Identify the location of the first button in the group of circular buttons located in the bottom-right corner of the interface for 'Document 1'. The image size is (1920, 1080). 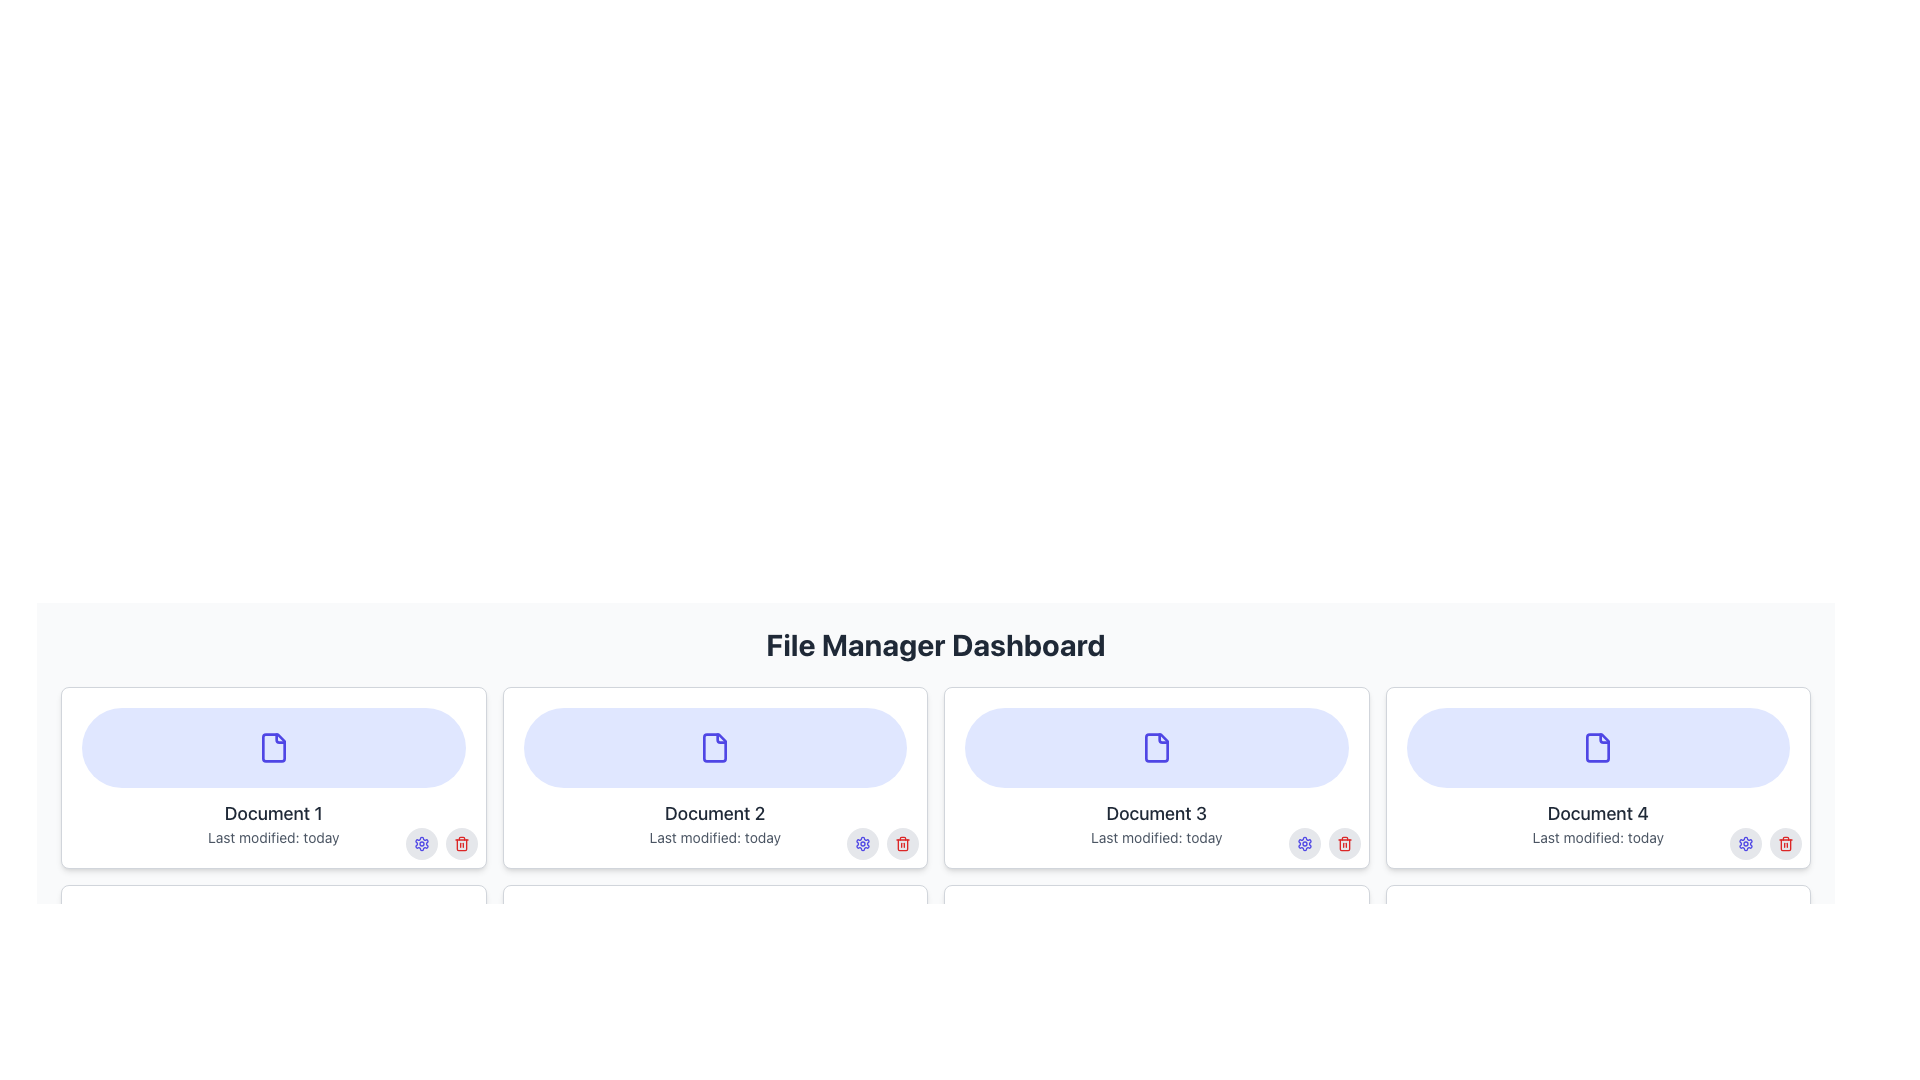
(420, 1040).